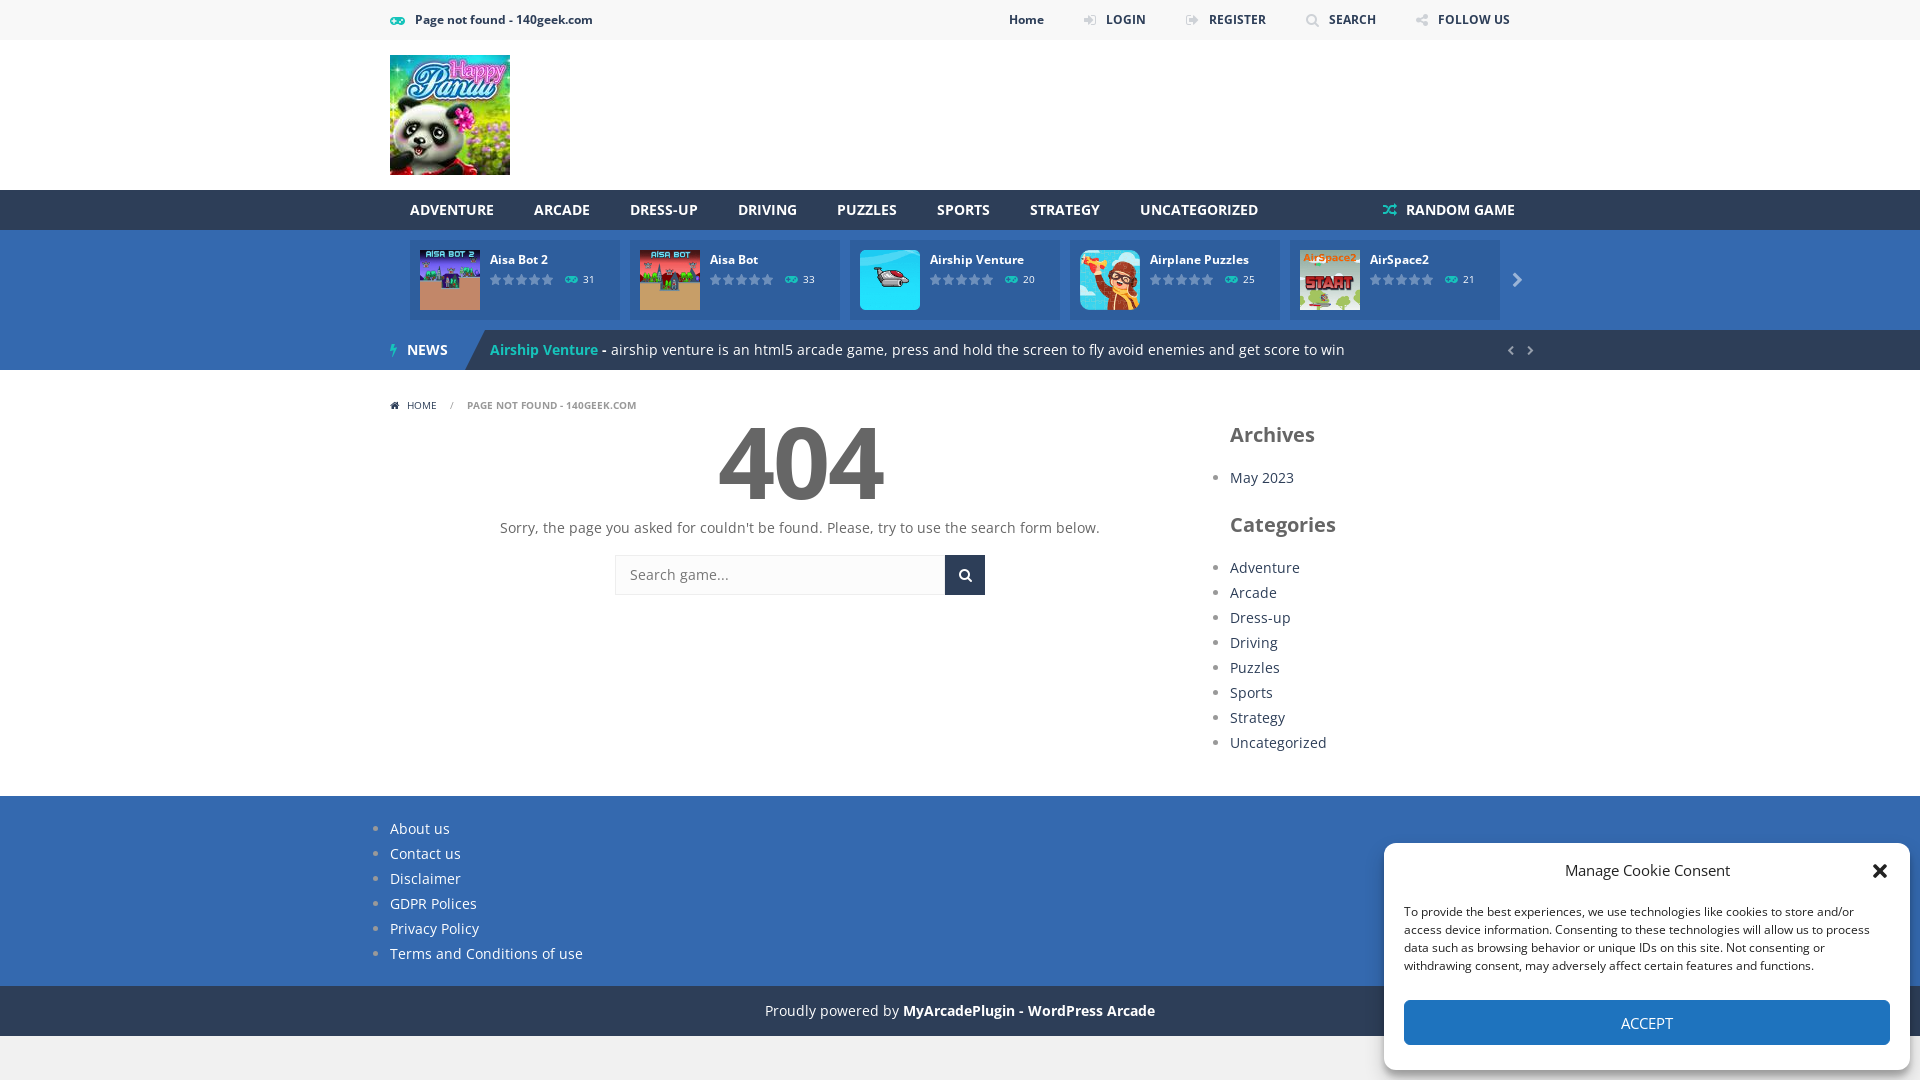 The width and height of the screenshot is (1920, 1080). What do you see at coordinates (450, 209) in the screenshot?
I see `'ADVENTURE'` at bounding box center [450, 209].